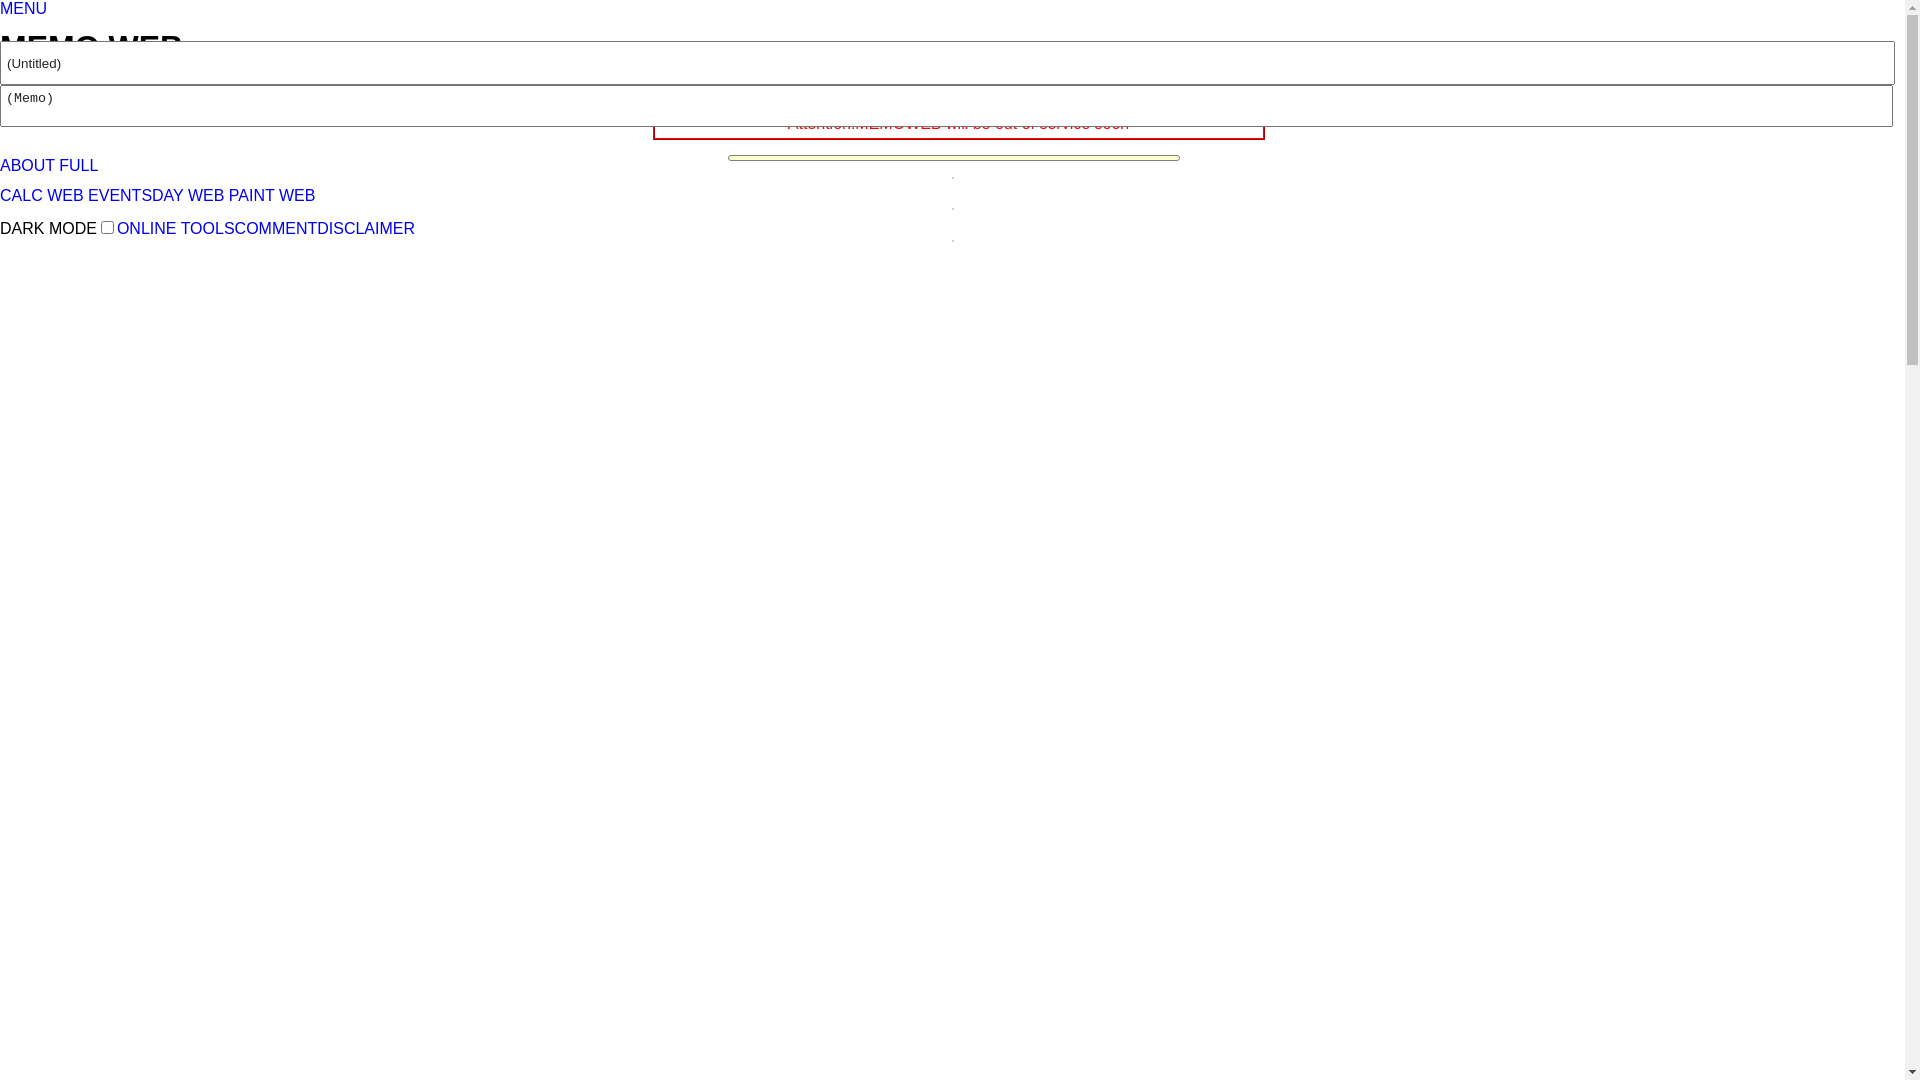 This screenshot has height=1080, width=1920. Describe the element at coordinates (115, 227) in the screenshot. I see `'ONLINE TOOLS'` at that location.